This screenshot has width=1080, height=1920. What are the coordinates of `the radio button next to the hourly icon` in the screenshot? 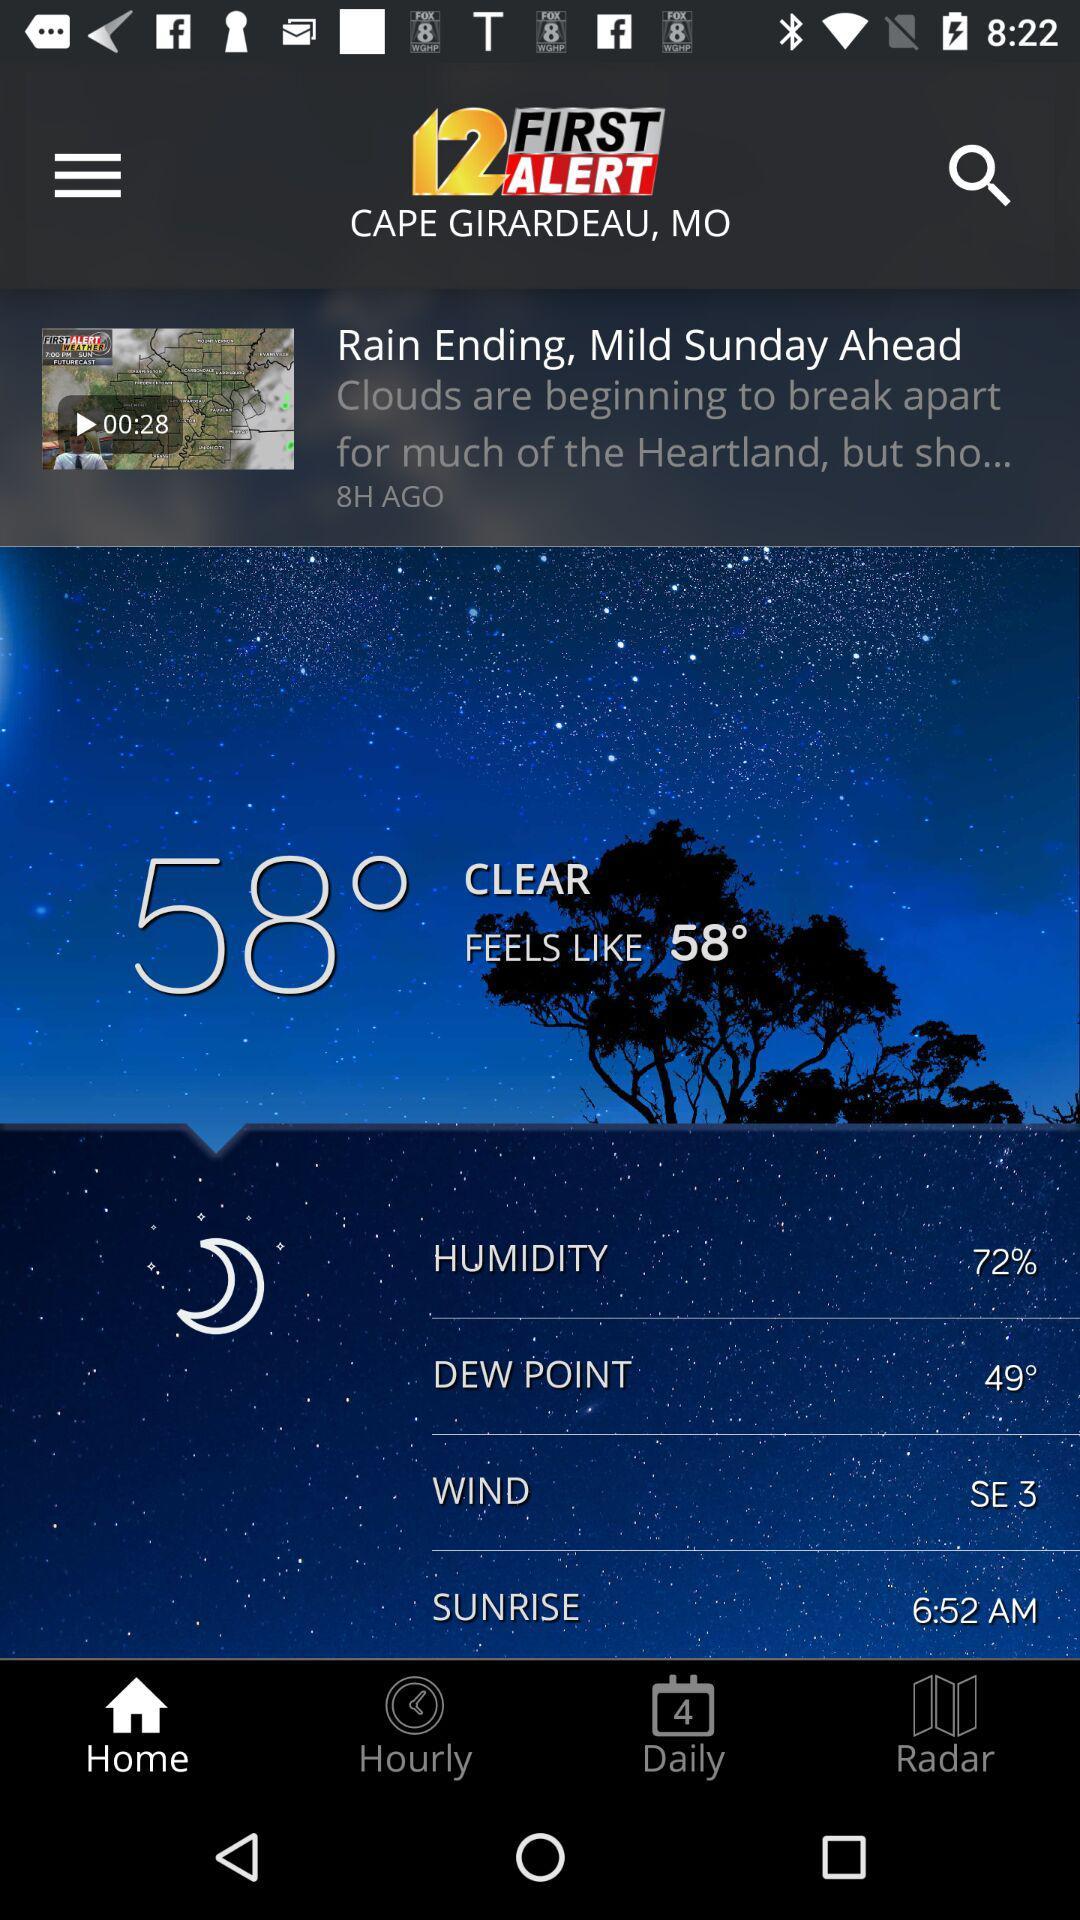 It's located at (682, 1726).